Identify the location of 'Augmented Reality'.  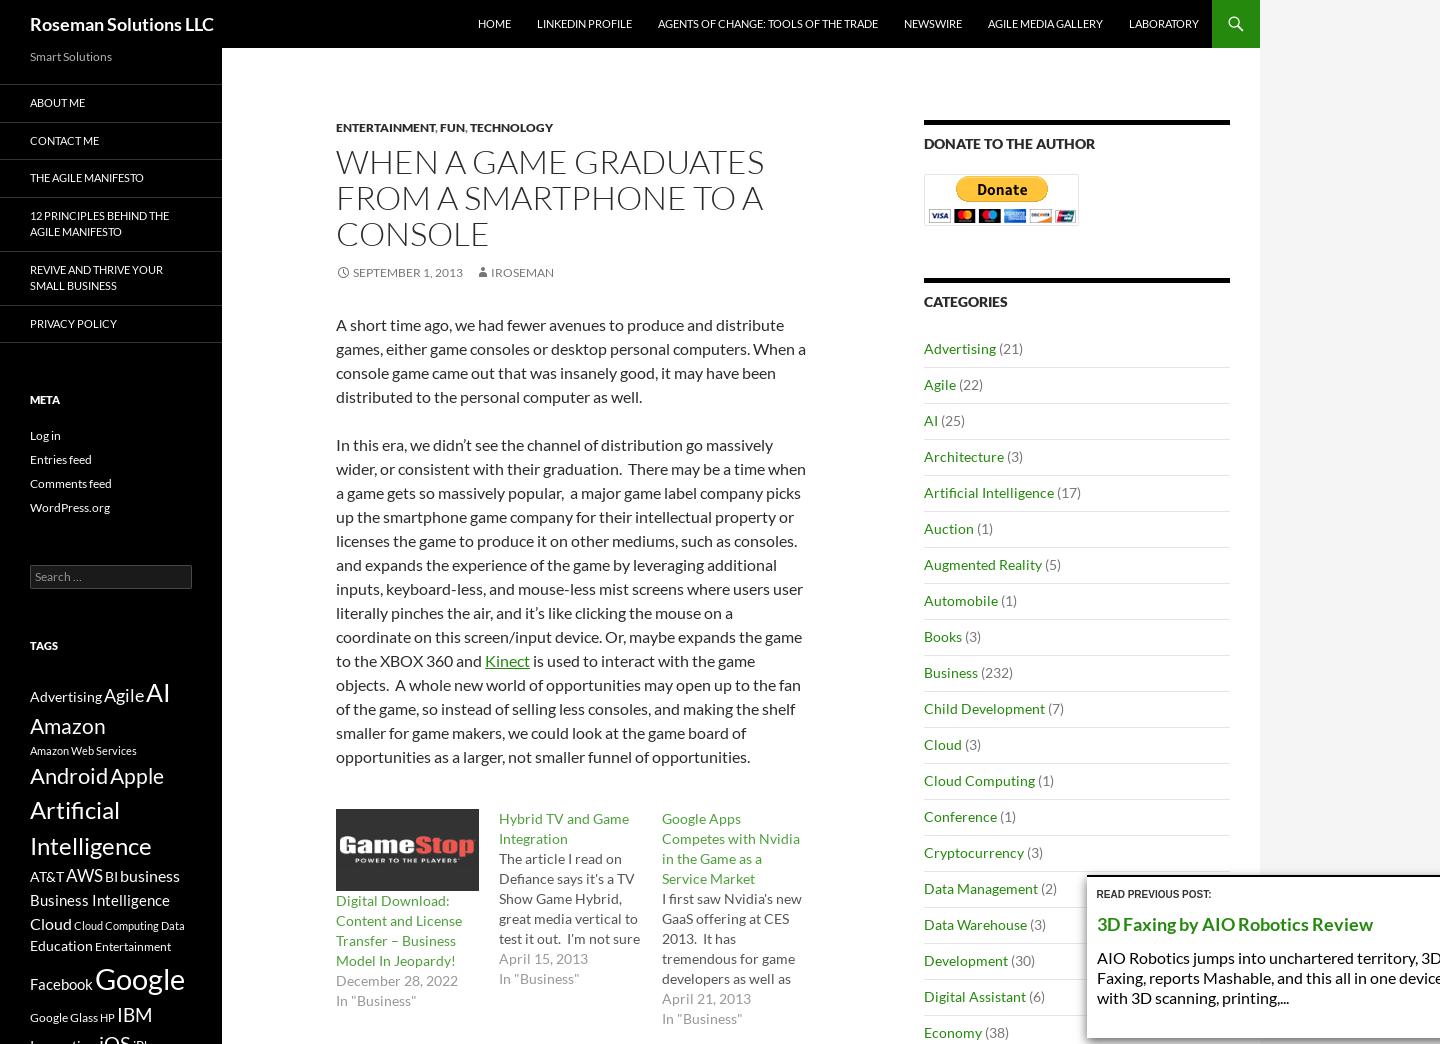
(981, 563).